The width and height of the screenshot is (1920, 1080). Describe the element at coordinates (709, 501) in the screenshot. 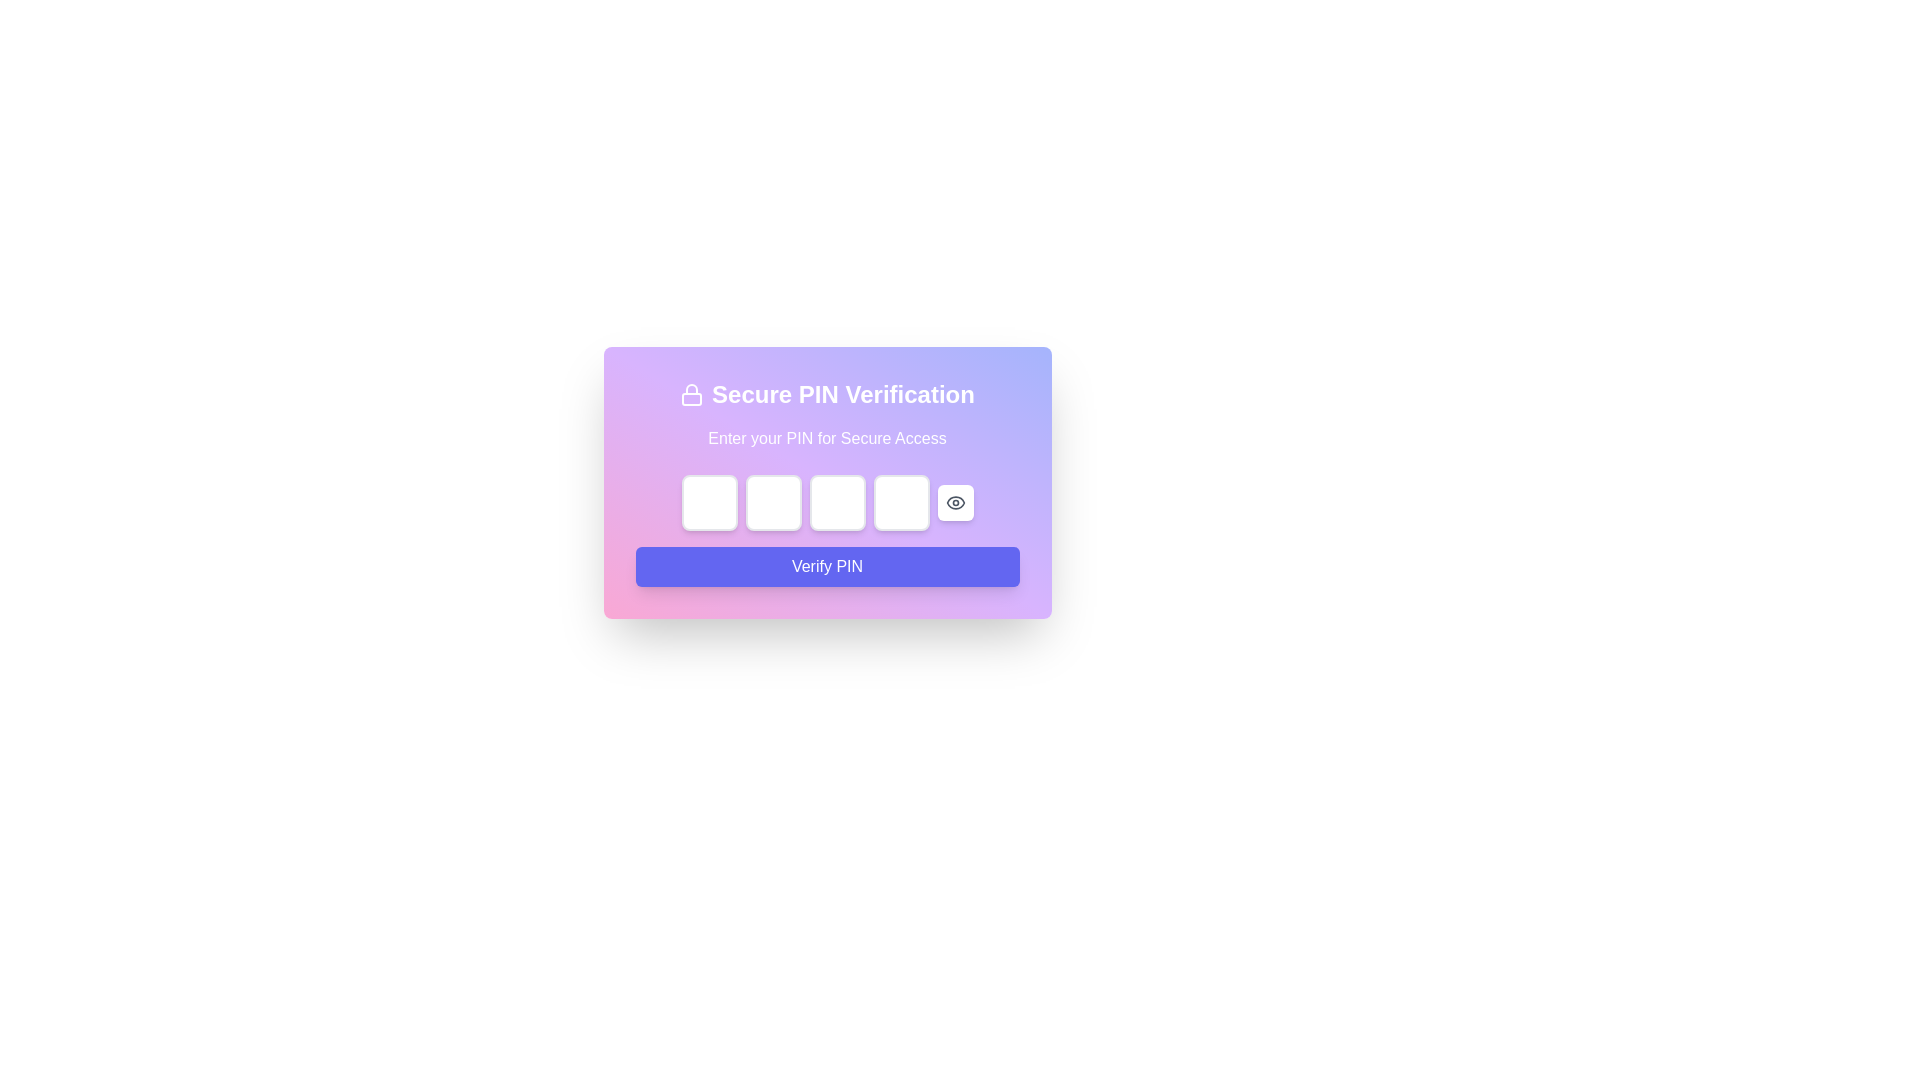

I see `the first Password input field in the PIN verification interface to set focus for typing` at that location.